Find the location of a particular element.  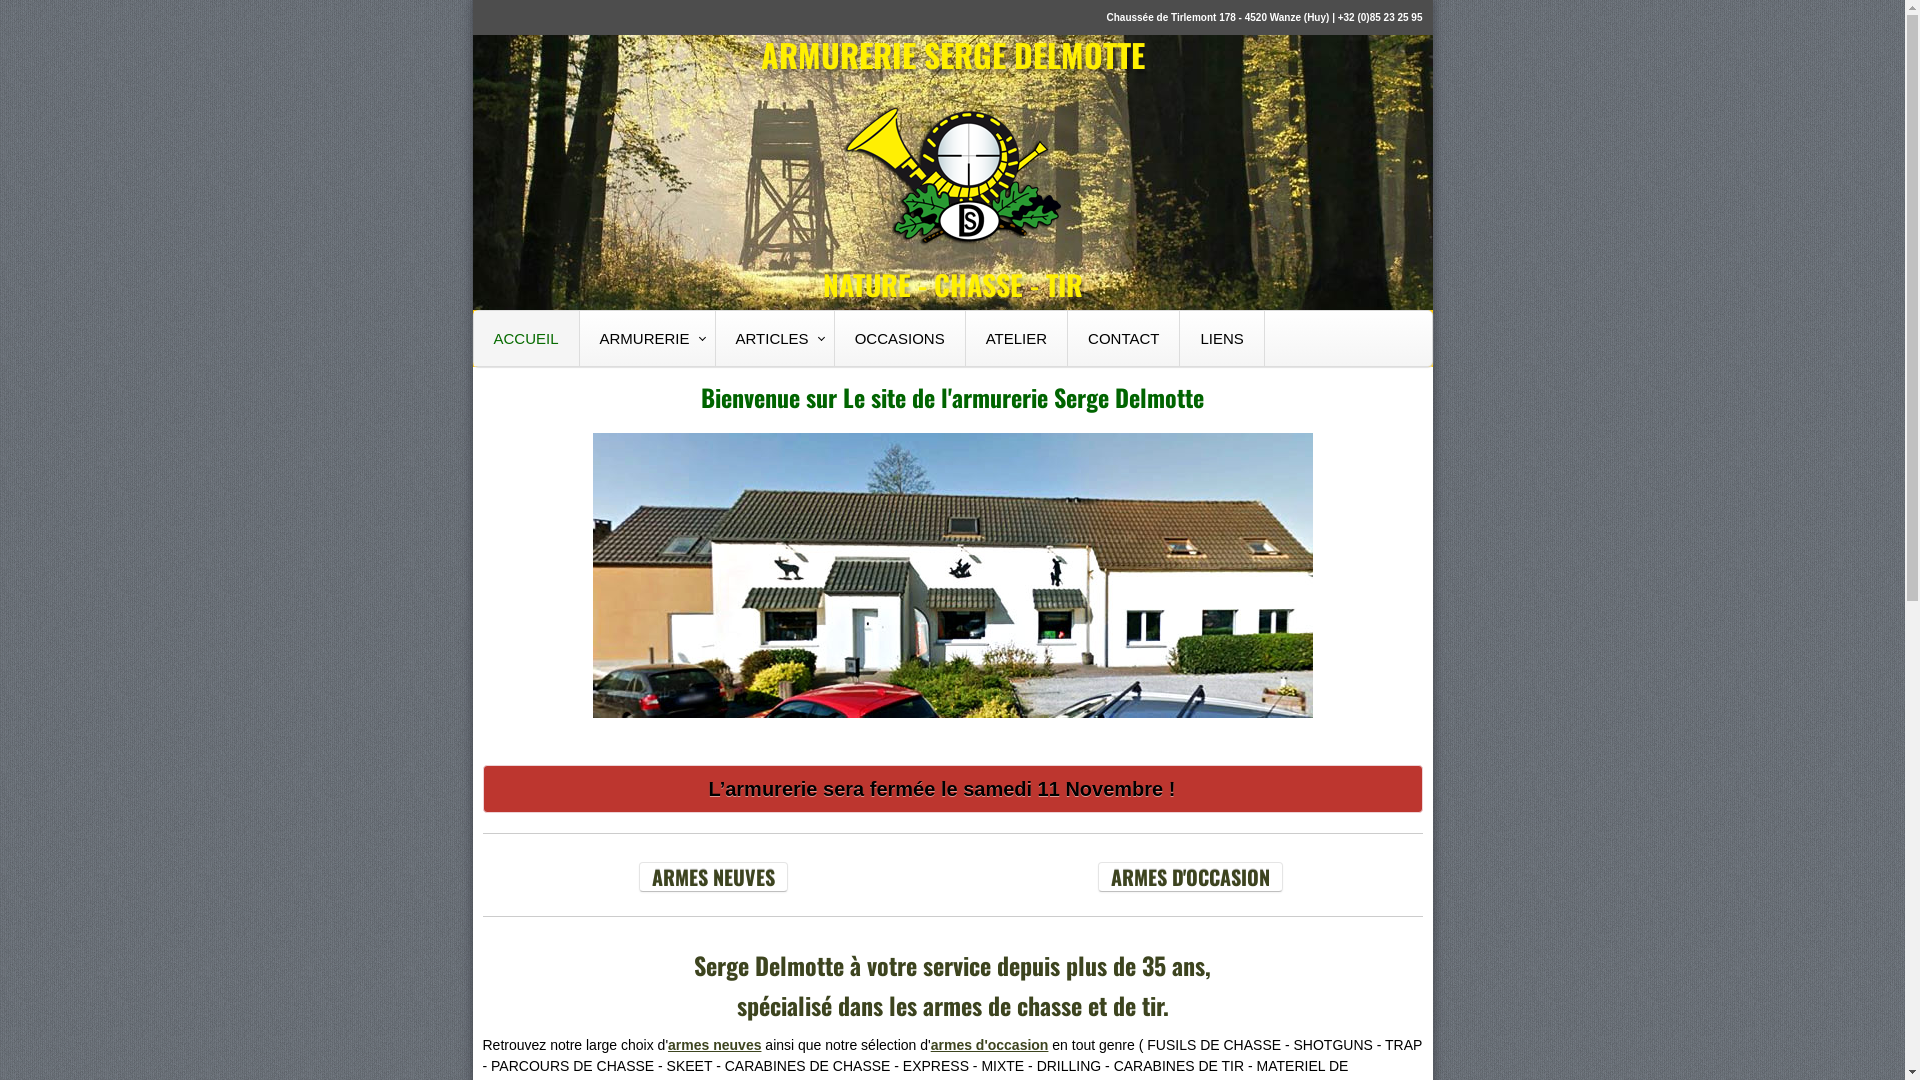

'ARMES NEUVES' is located at coordinates (713, 875).